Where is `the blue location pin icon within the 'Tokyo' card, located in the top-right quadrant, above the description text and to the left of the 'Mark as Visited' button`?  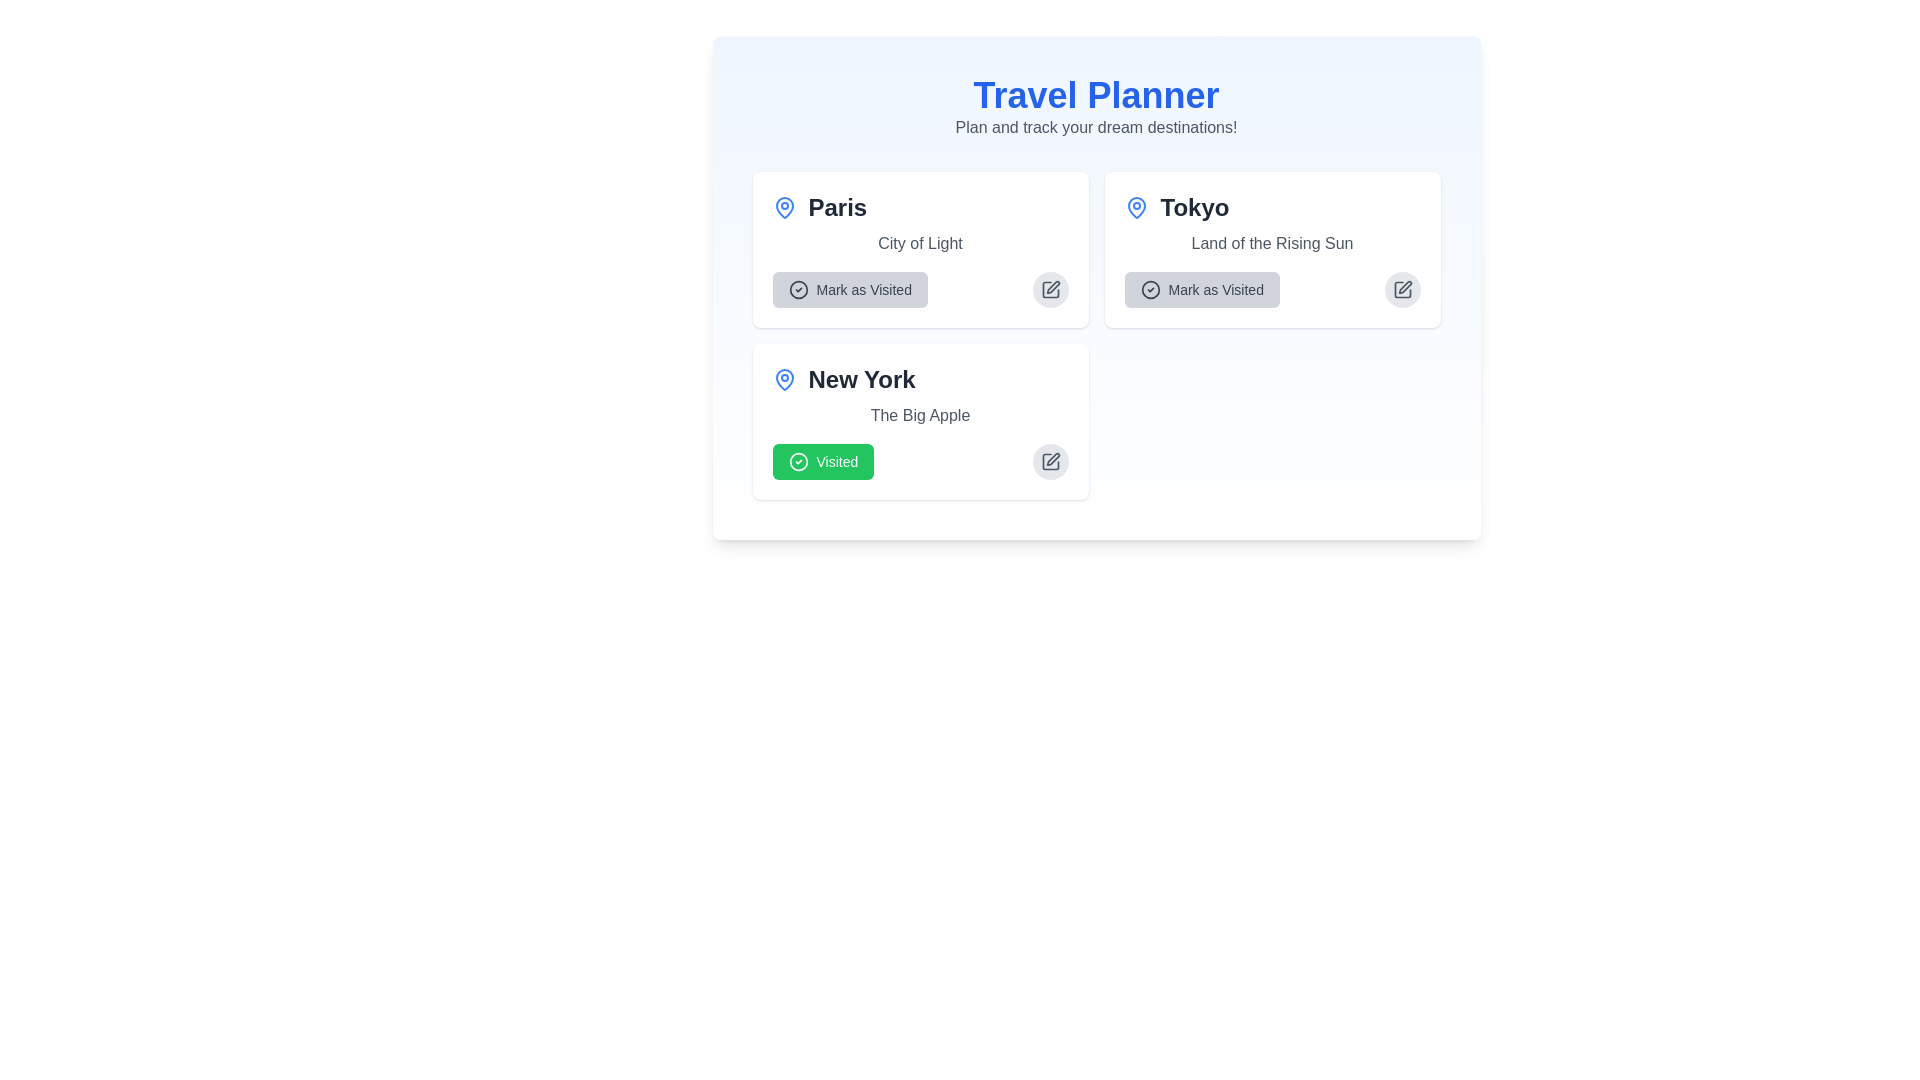
the blue location pin icon within the 'Tokyo' card, located in the top-right quadrant, above the description text and to the left of the 'Mark as Visited' button is located at coordinates (1136, 208).